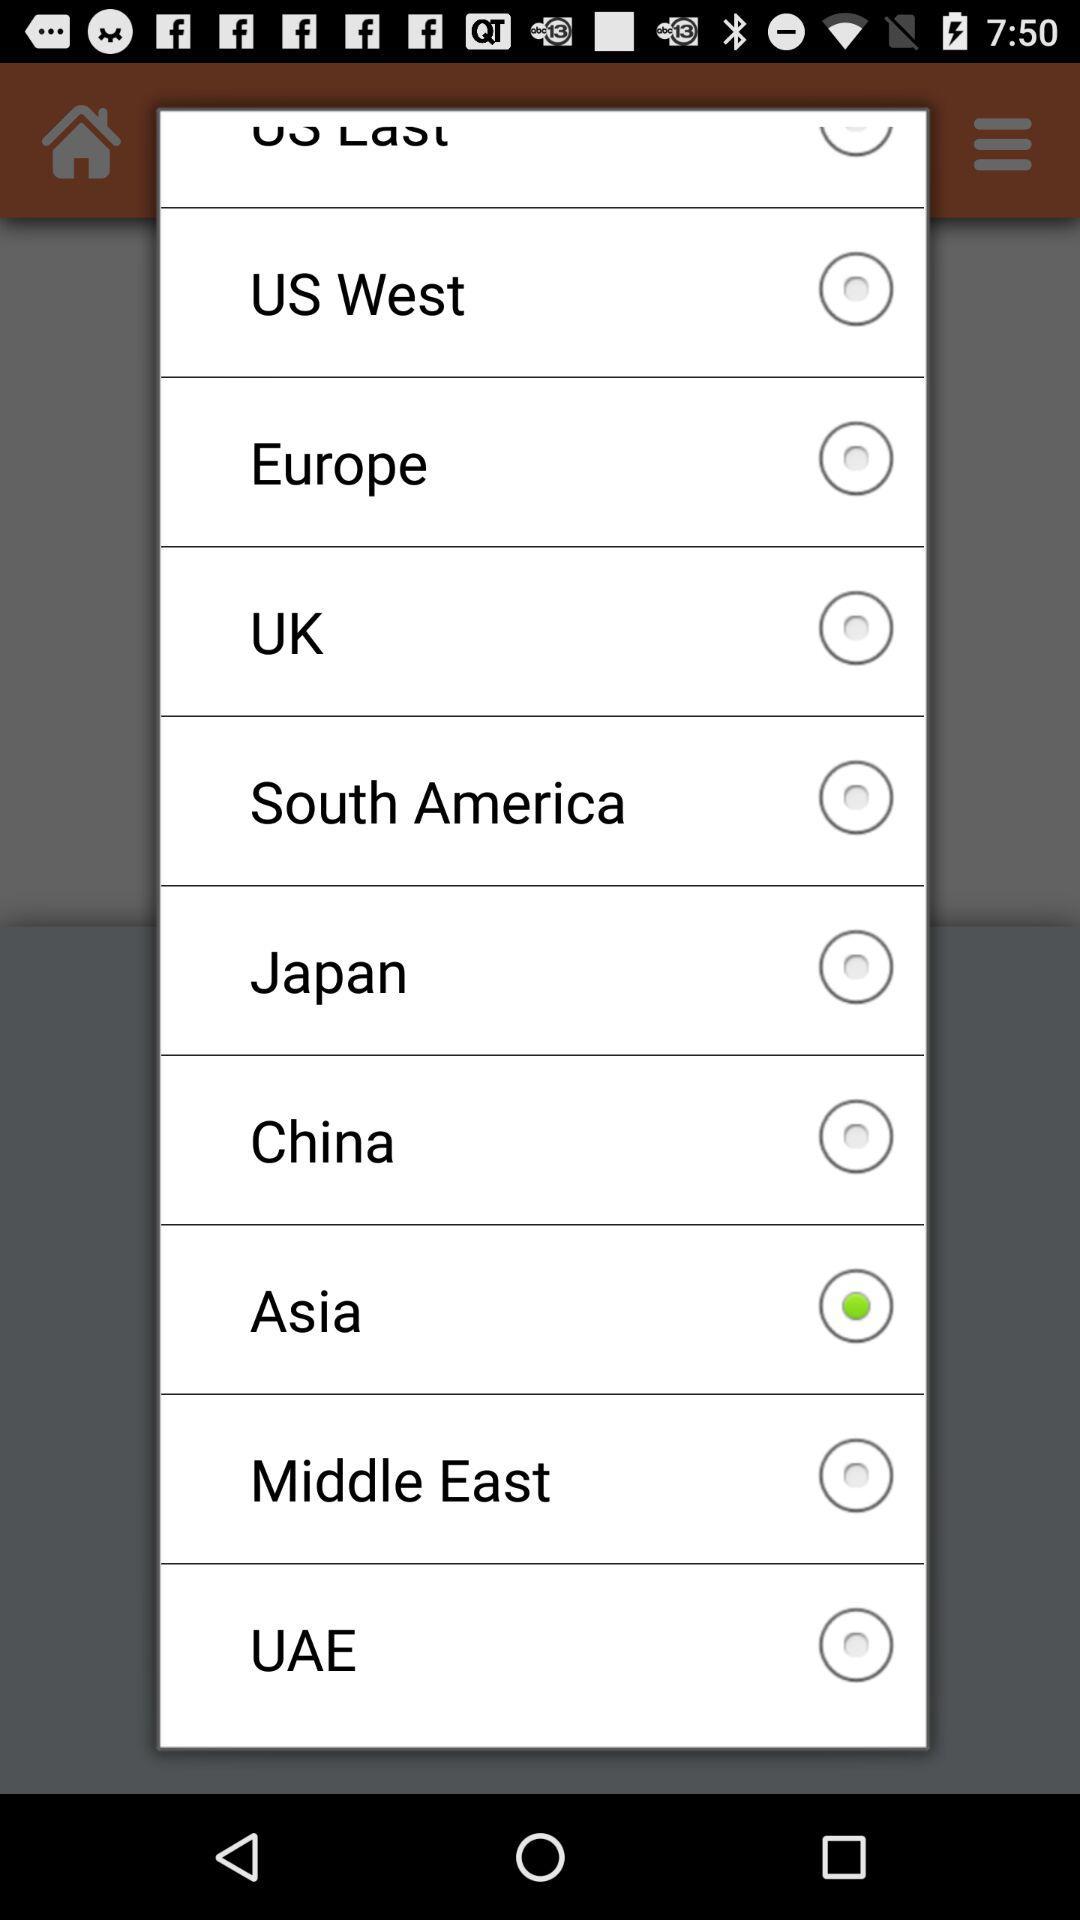 This screenshot has height=1920, width=1080. What do you see at coordinates (542, 1140) in the screenshot?
I see `the checkbox above     asia item` at bounding box center [542, 1140].